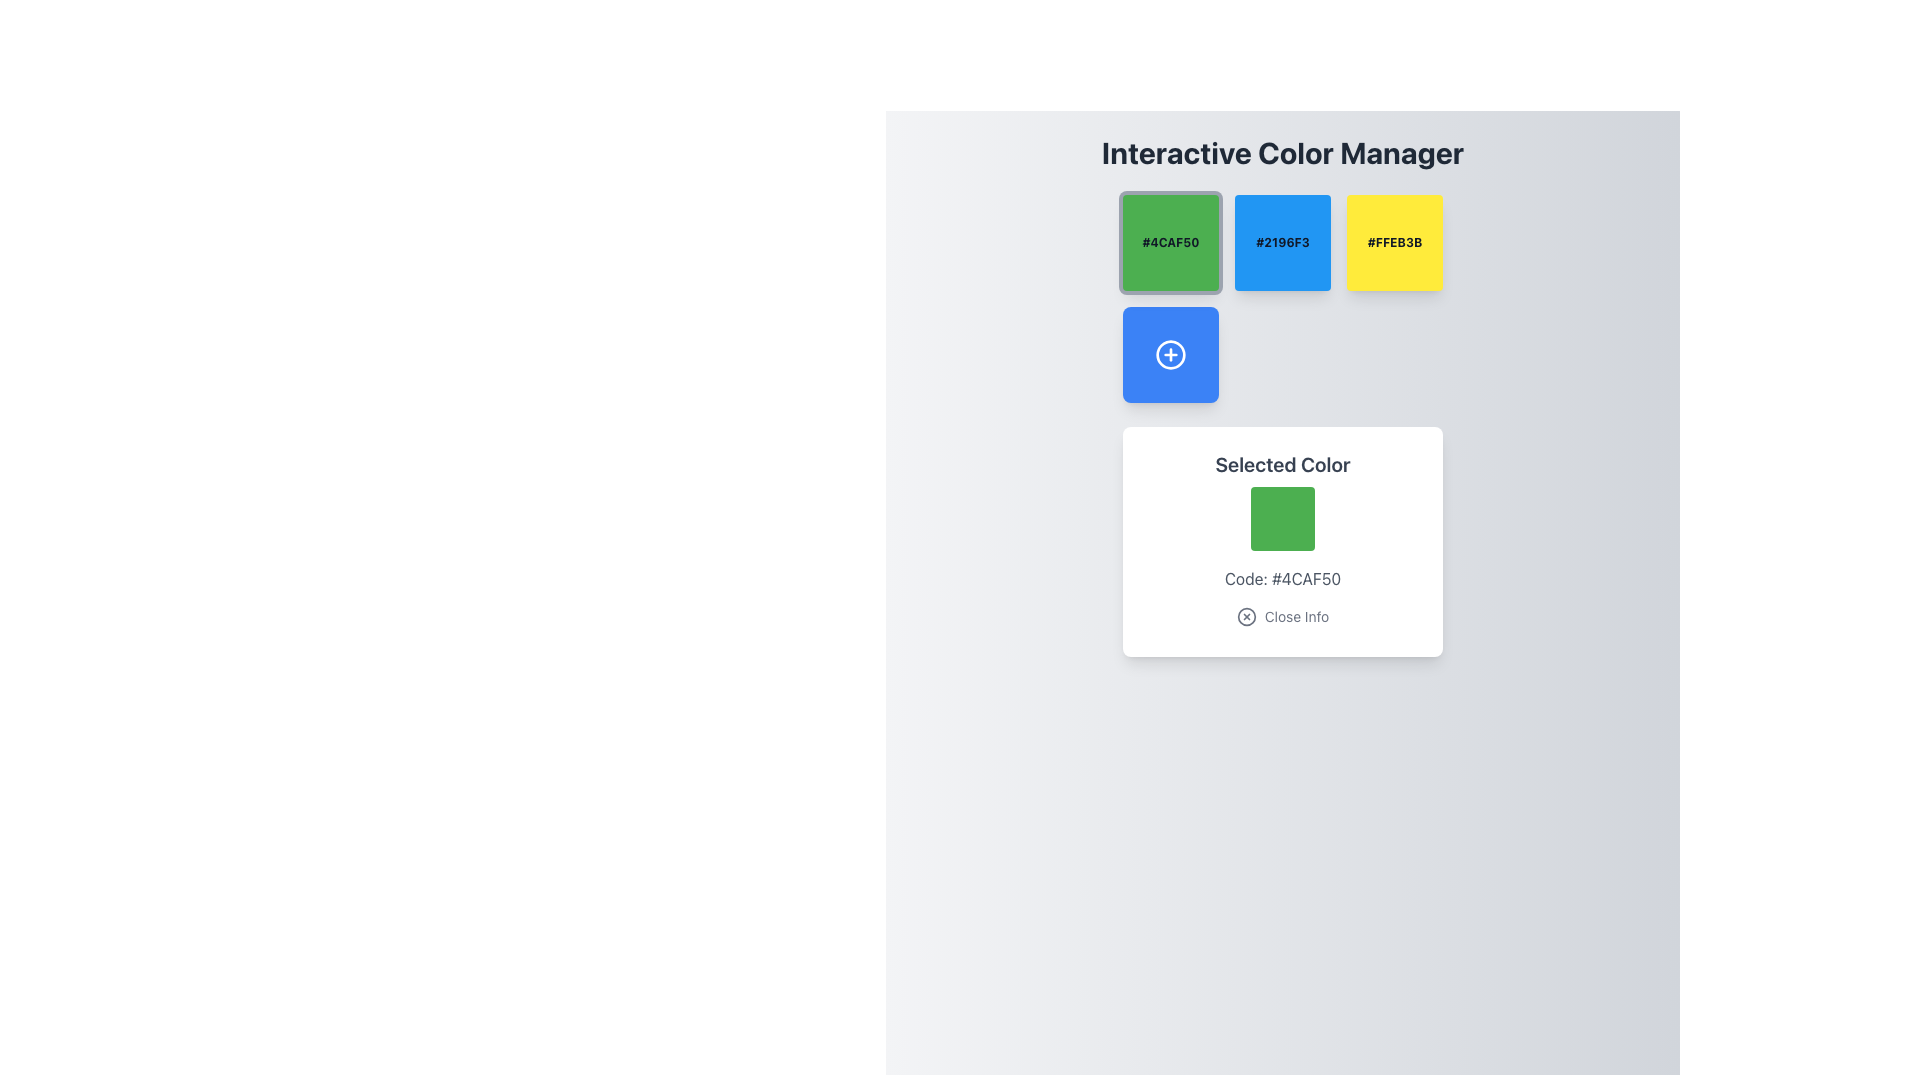 The height and width of the screenshot is (1080, 1920). Describe the element at coordinates (1171, 353) in the screenshot. I see `the SVG Circle that is centered within the blue button located in the second row and first column of the 'Interactive Color Manager' interface` at that location.